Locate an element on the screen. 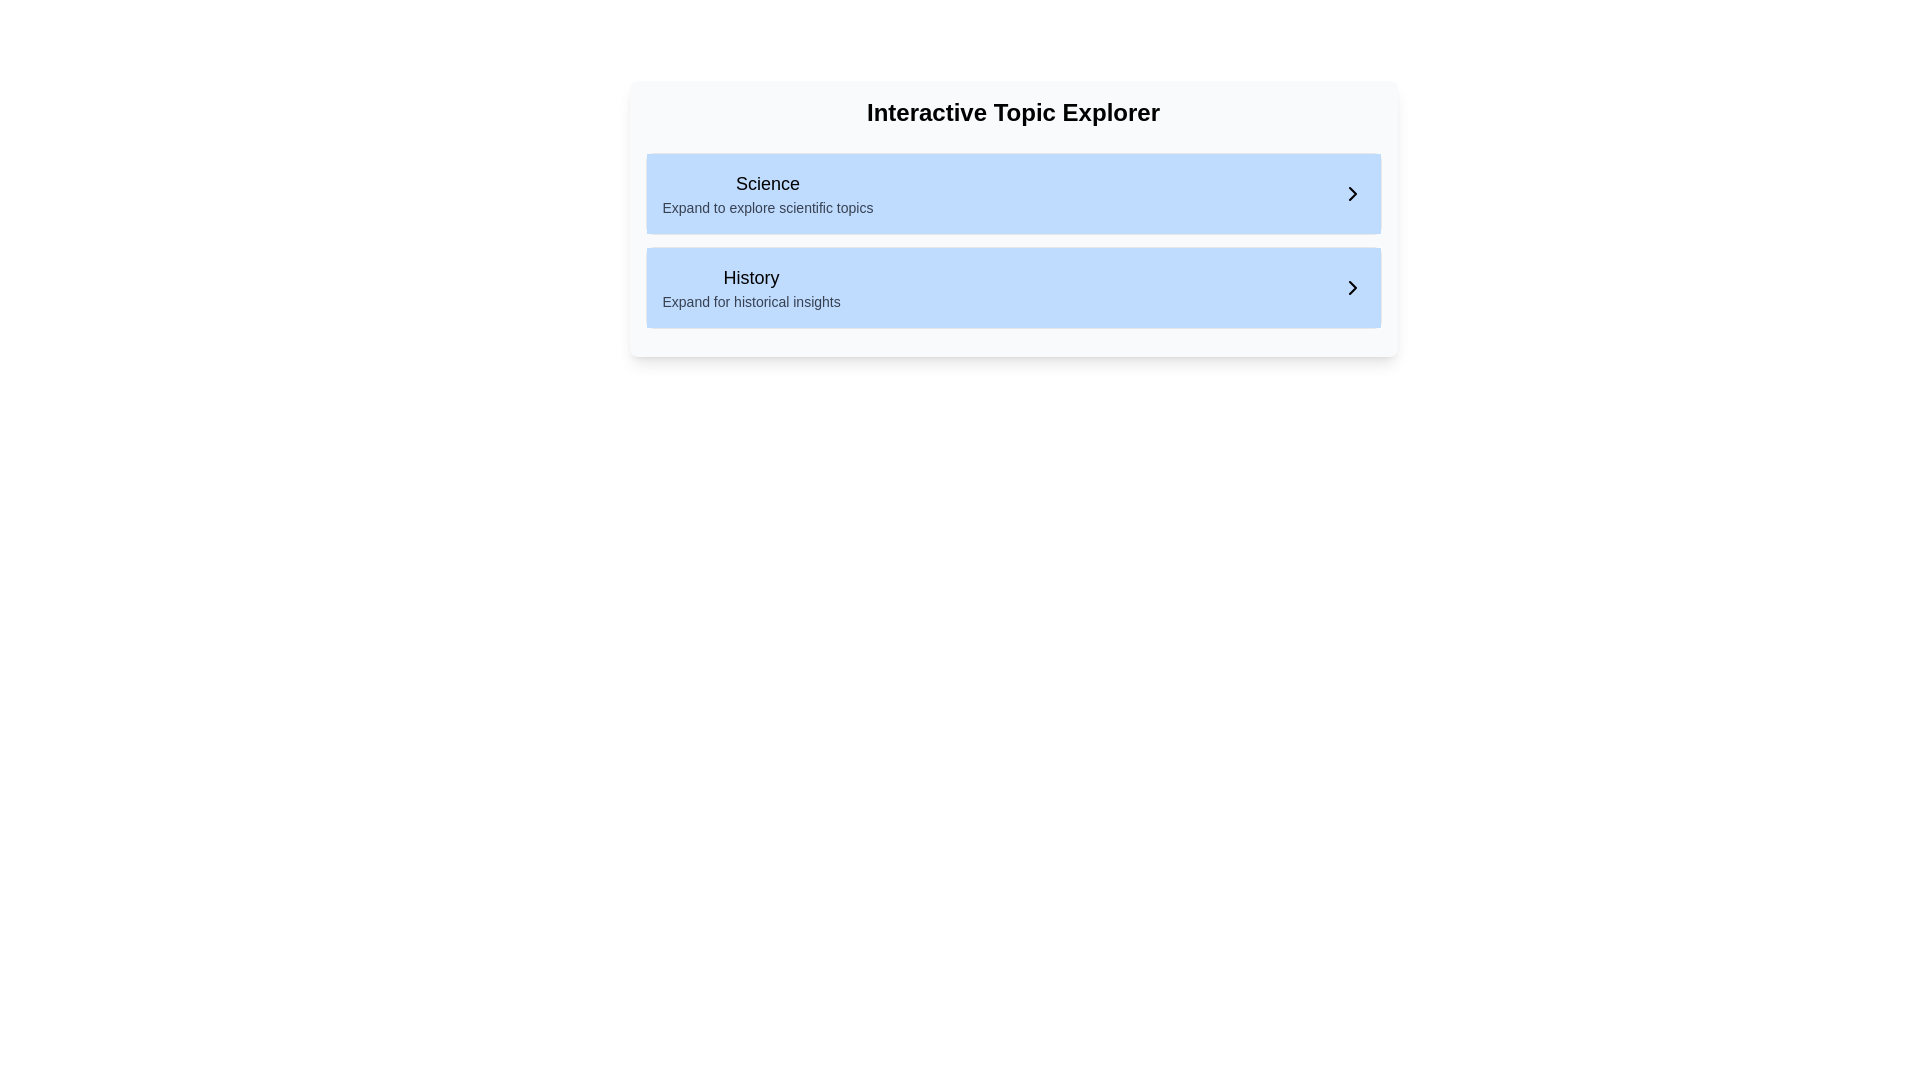  the Text Label that serves as a heading for the historical topic section, positioned above the explanatory text 'Expand for historical insights.' is located at coordinates (750, 277).